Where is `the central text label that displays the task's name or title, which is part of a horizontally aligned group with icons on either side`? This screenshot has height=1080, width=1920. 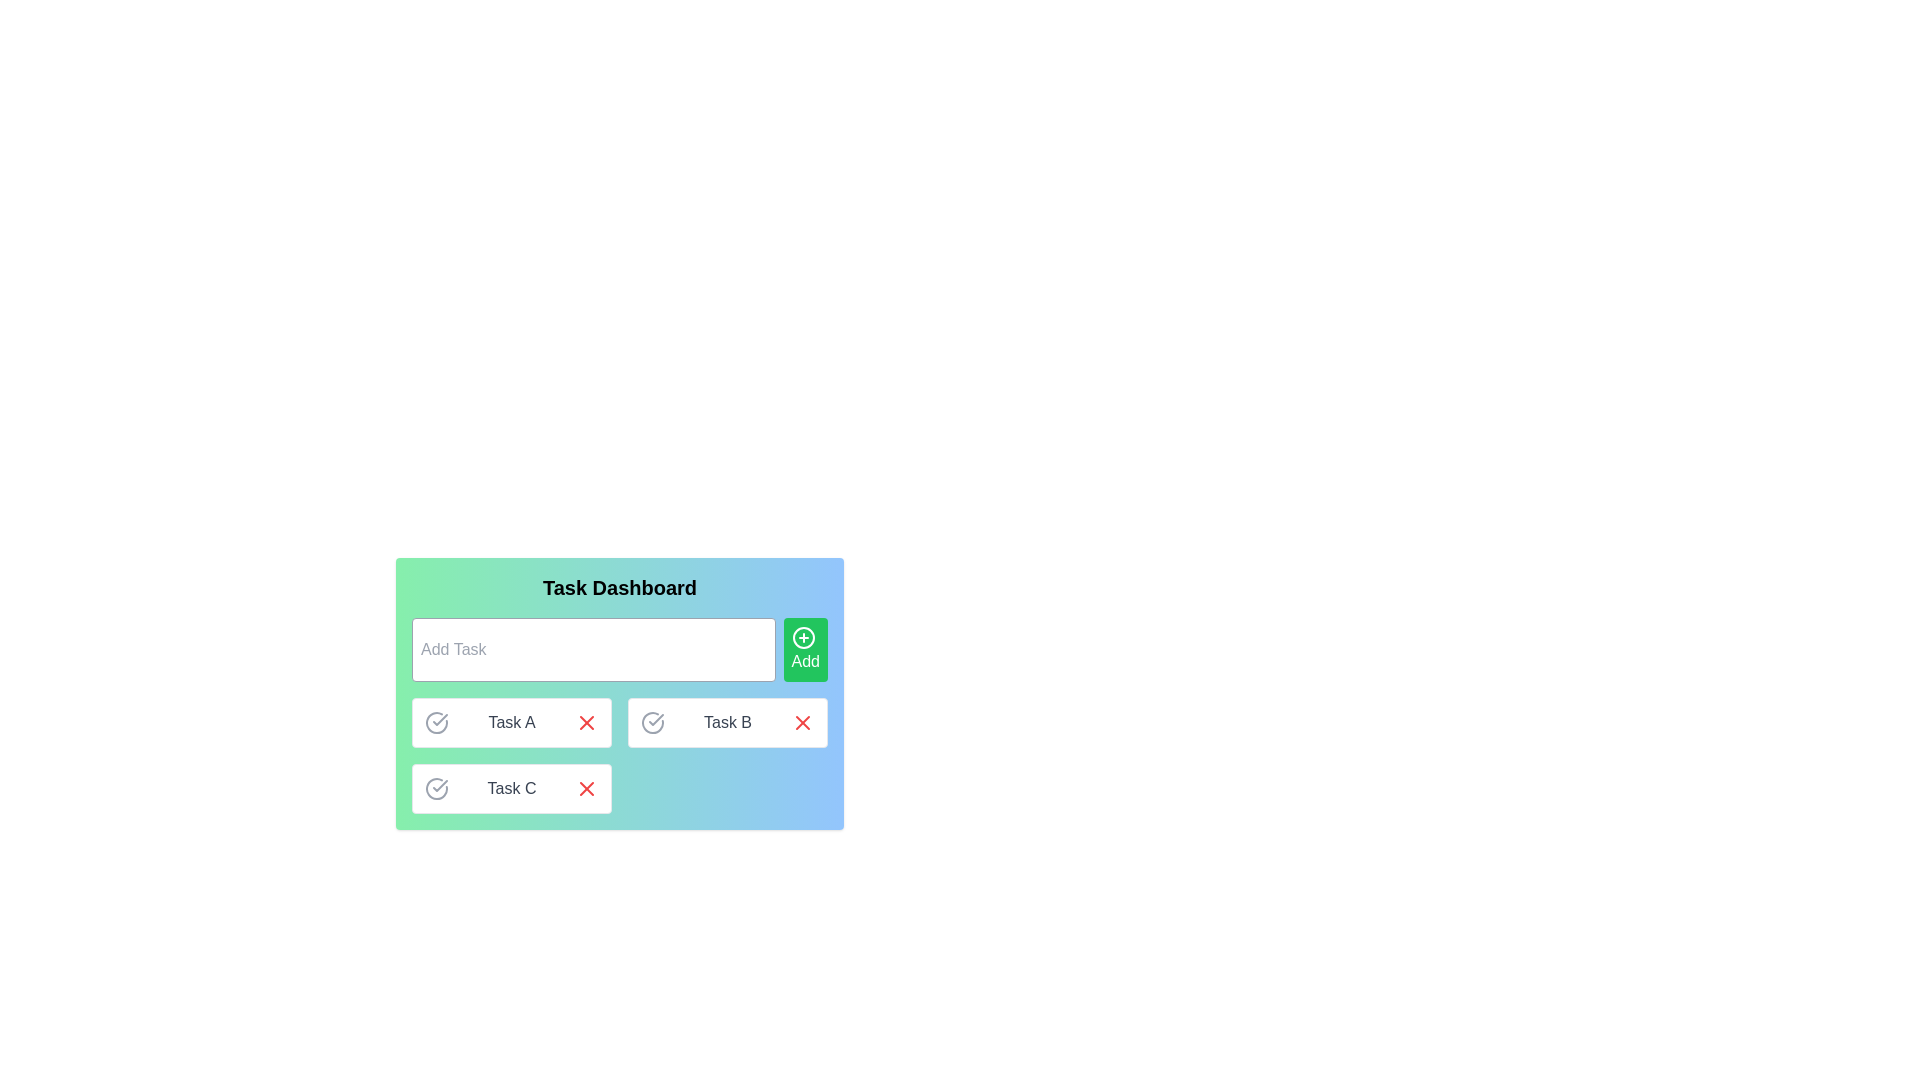
the central text label that displays the task's name or title, which is part of a horizontally aligned group with icons on either side is located at coordinates (512, 722).